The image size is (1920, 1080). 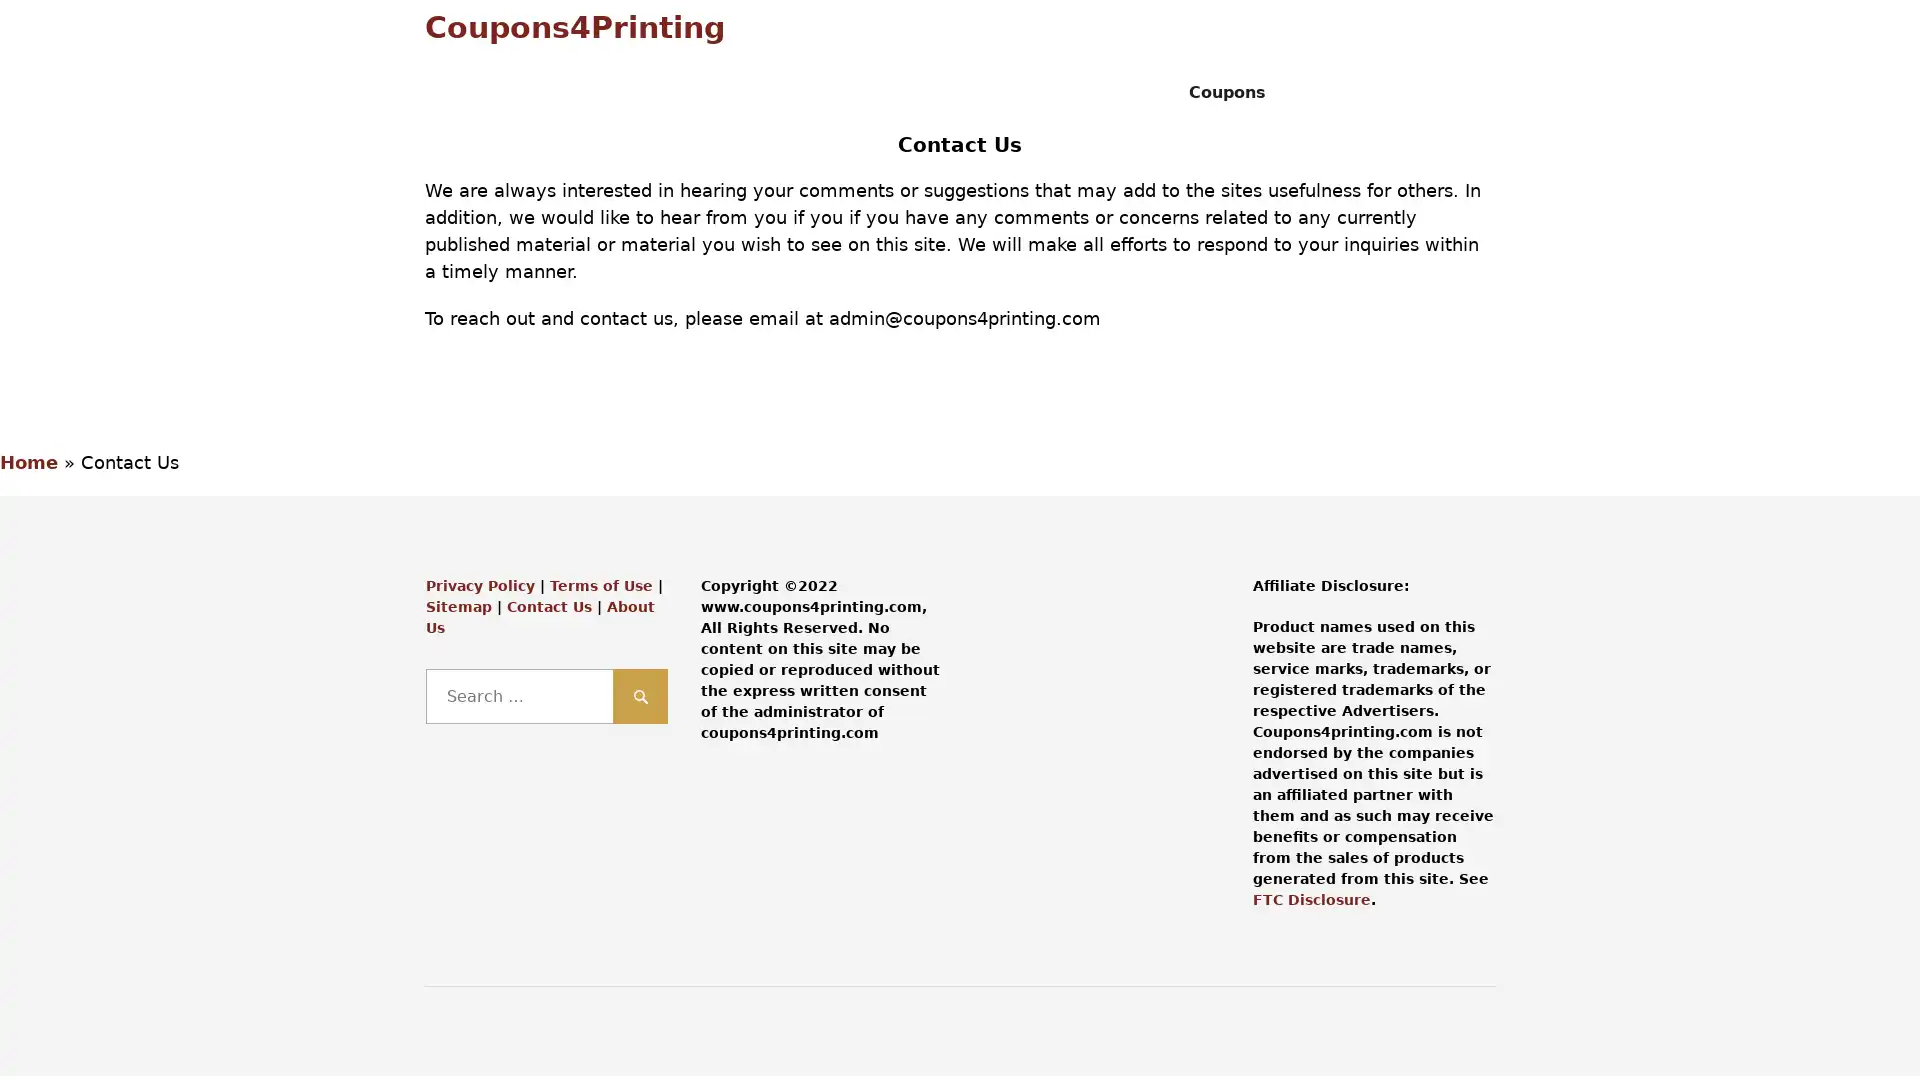 What do you see at coordinates (640, 695) in the screenshot?
I see `Search` at bounding box center [640, 695].